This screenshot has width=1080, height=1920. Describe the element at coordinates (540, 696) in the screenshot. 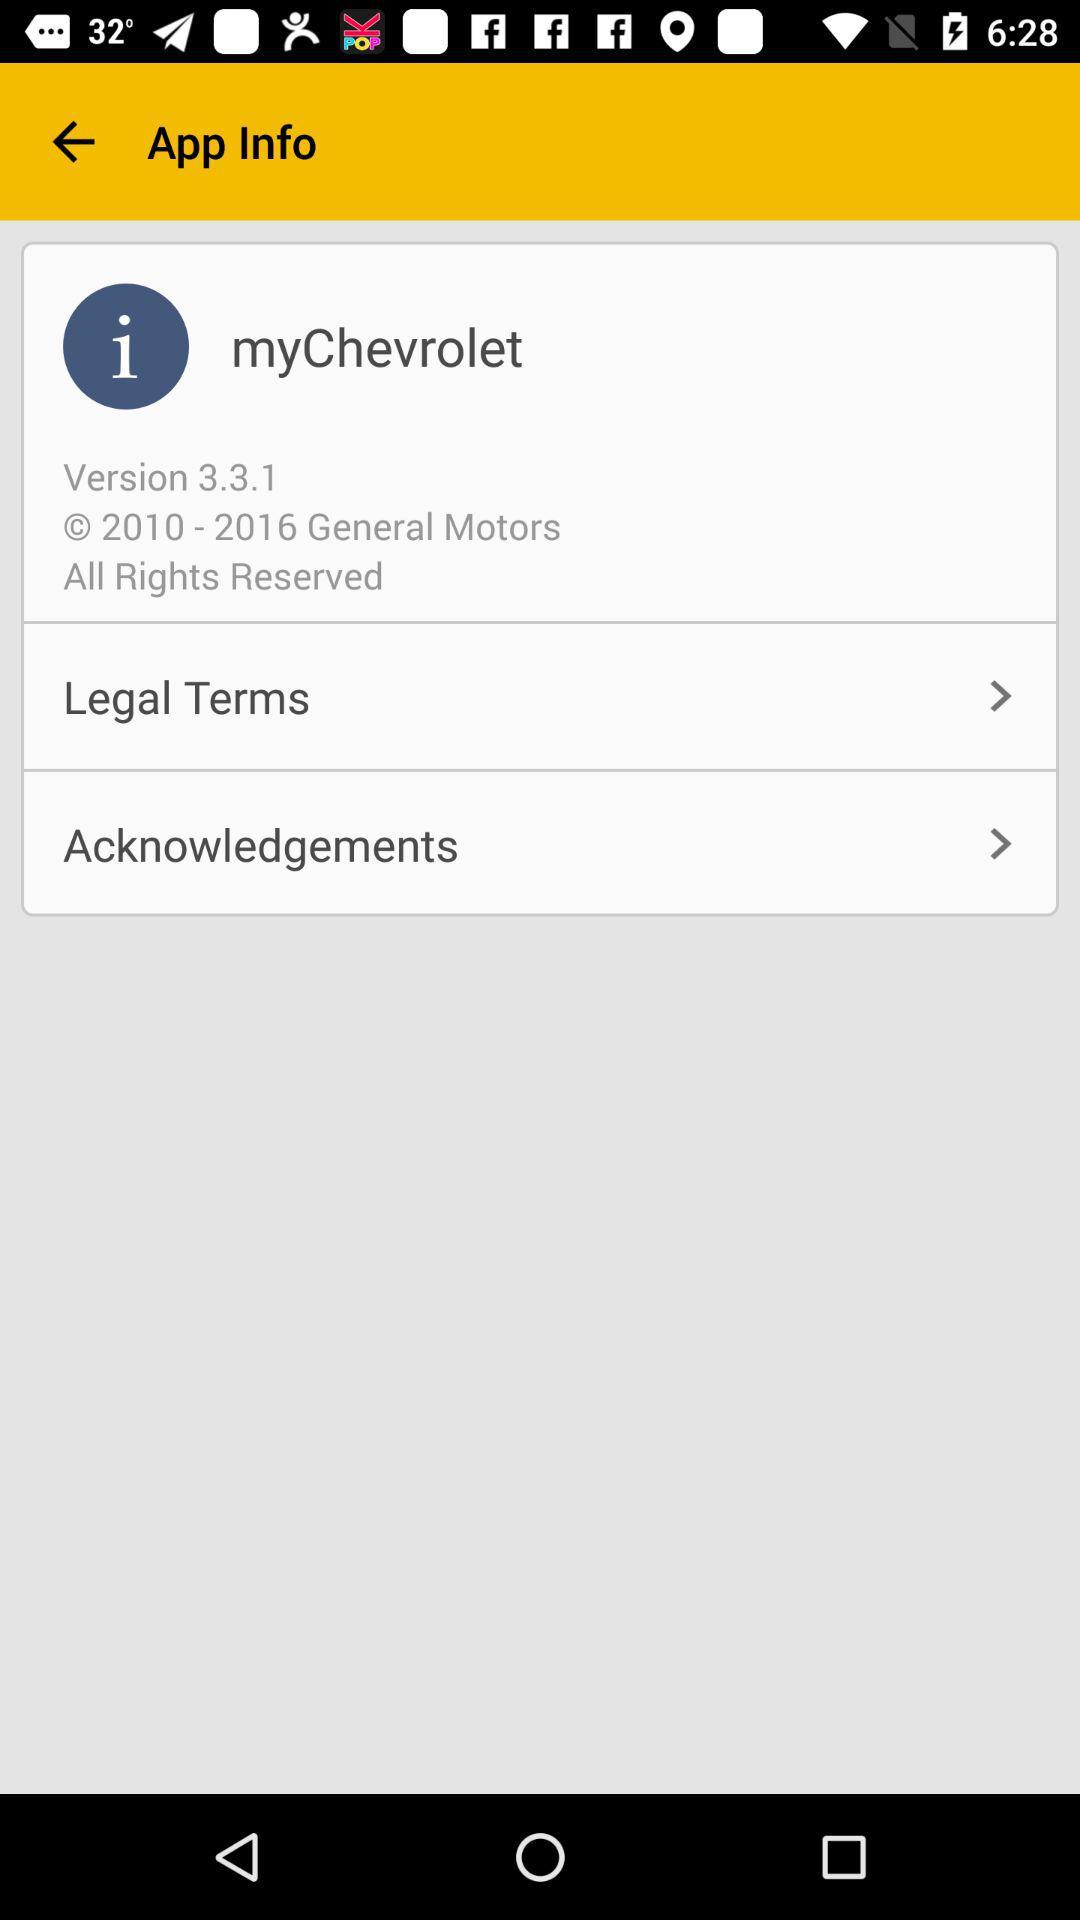

I see `item above acknowledgements icon` at that location.